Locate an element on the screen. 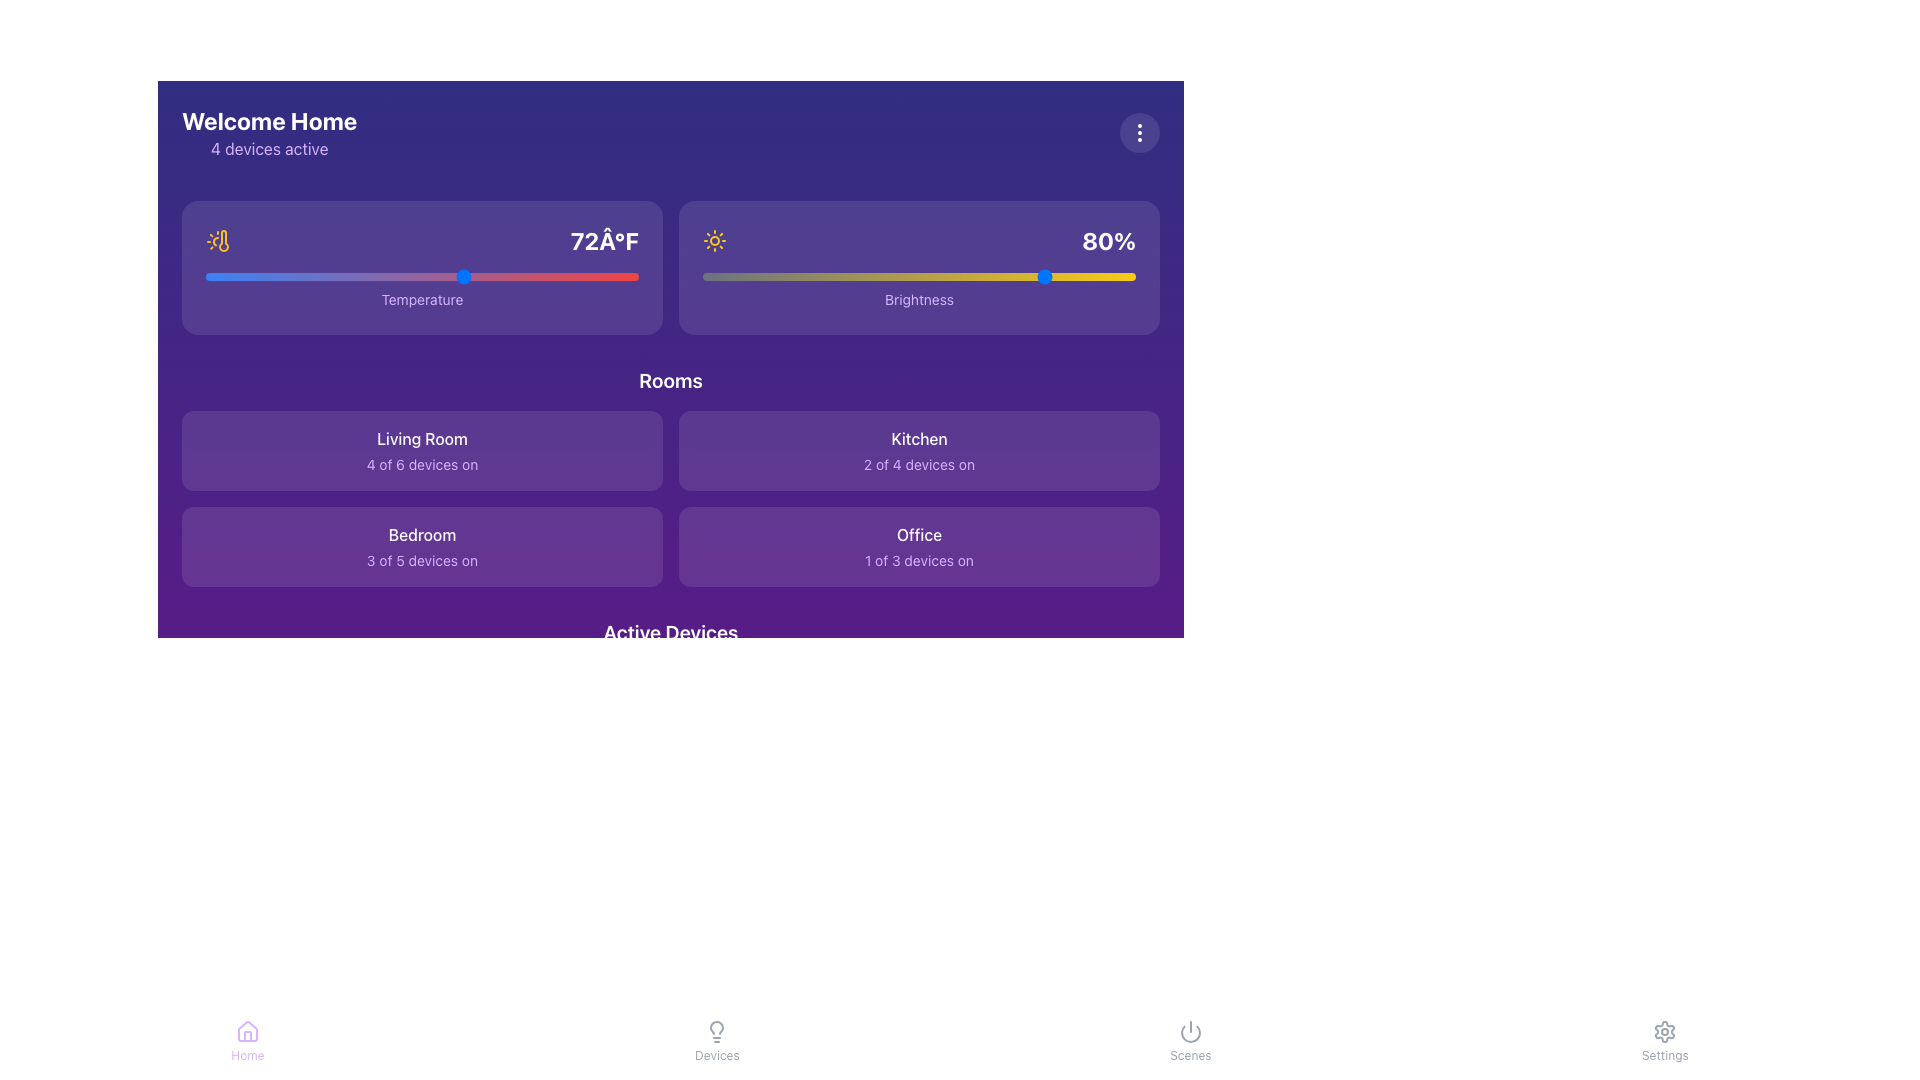 The height and width of the screenshot is (1080, 1920). the power icon within the 'Scenes' navigation item located in the bottom navigation bar is located at coordinates (1190, 1032).